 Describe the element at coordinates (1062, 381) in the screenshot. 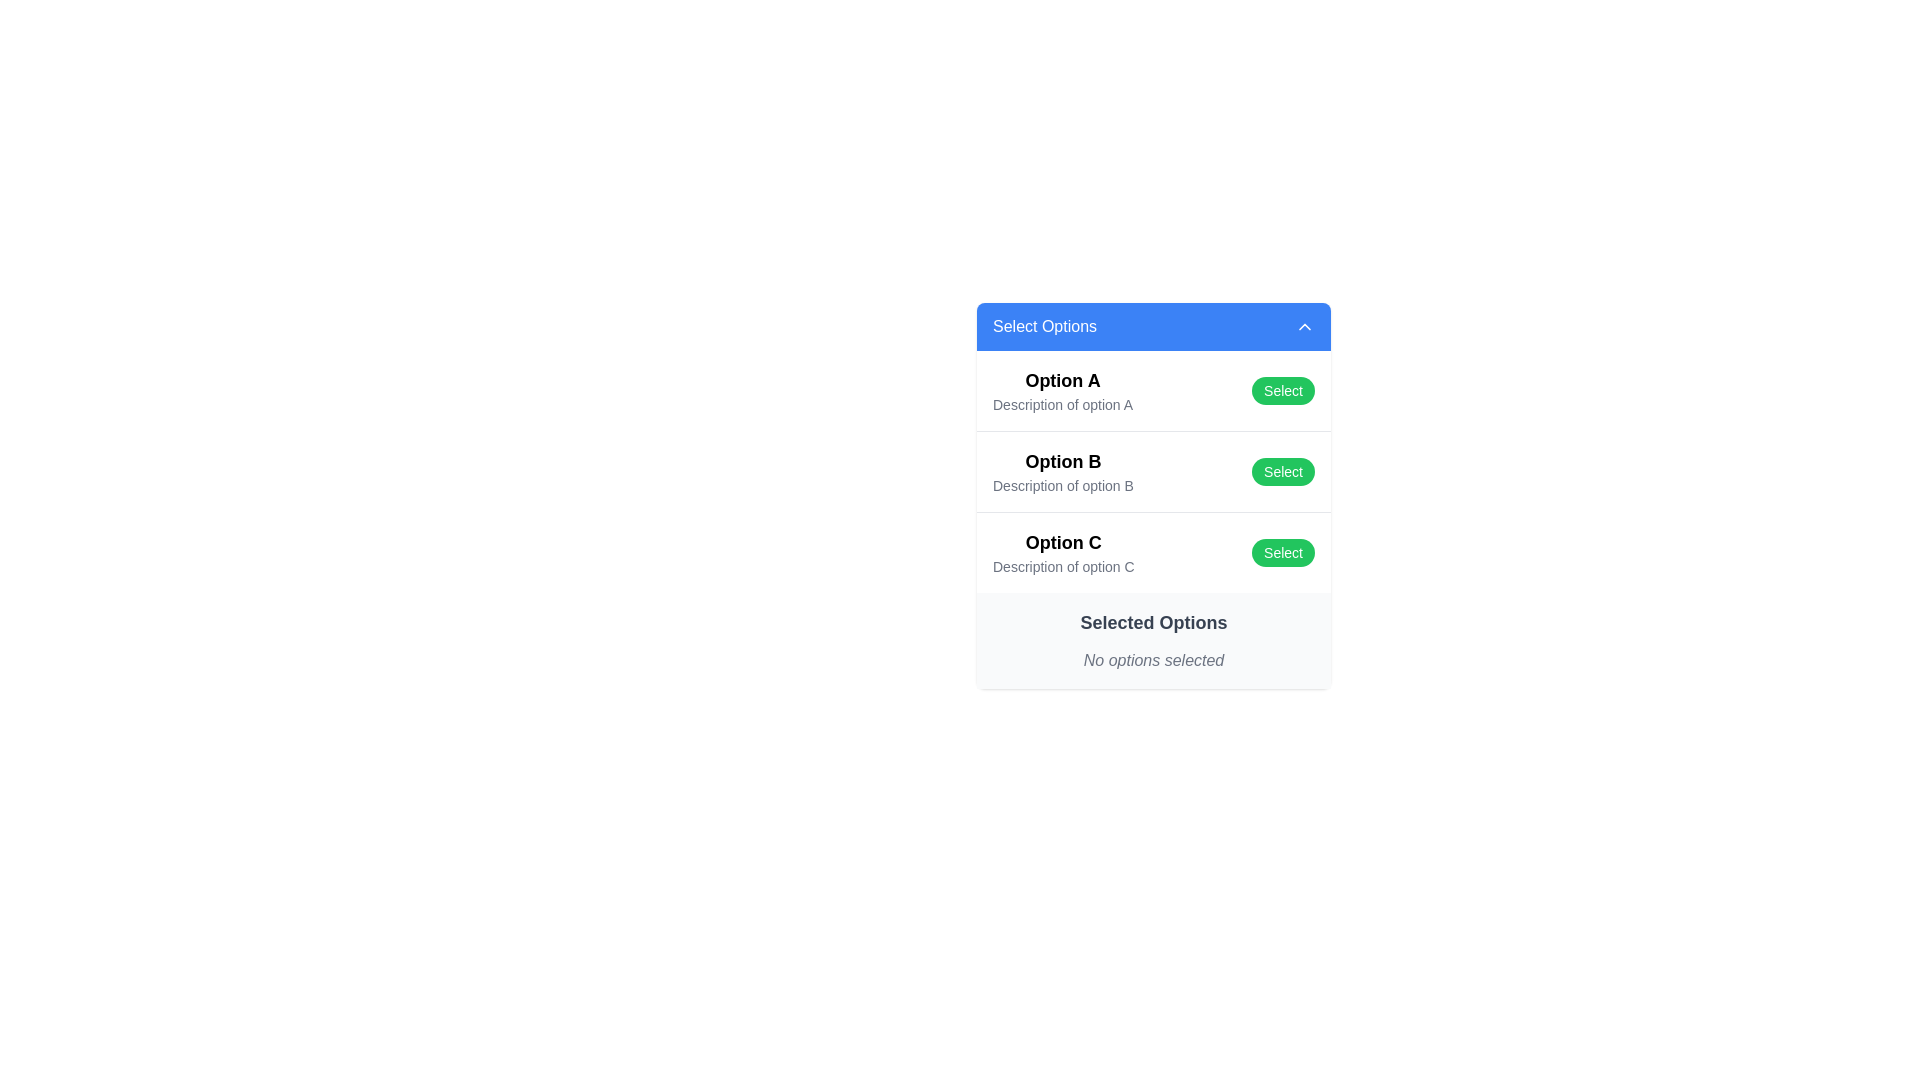

I see `the text label that serves as the title or heading for an option in the selection menu, located at the start of the vertical list` at that location.